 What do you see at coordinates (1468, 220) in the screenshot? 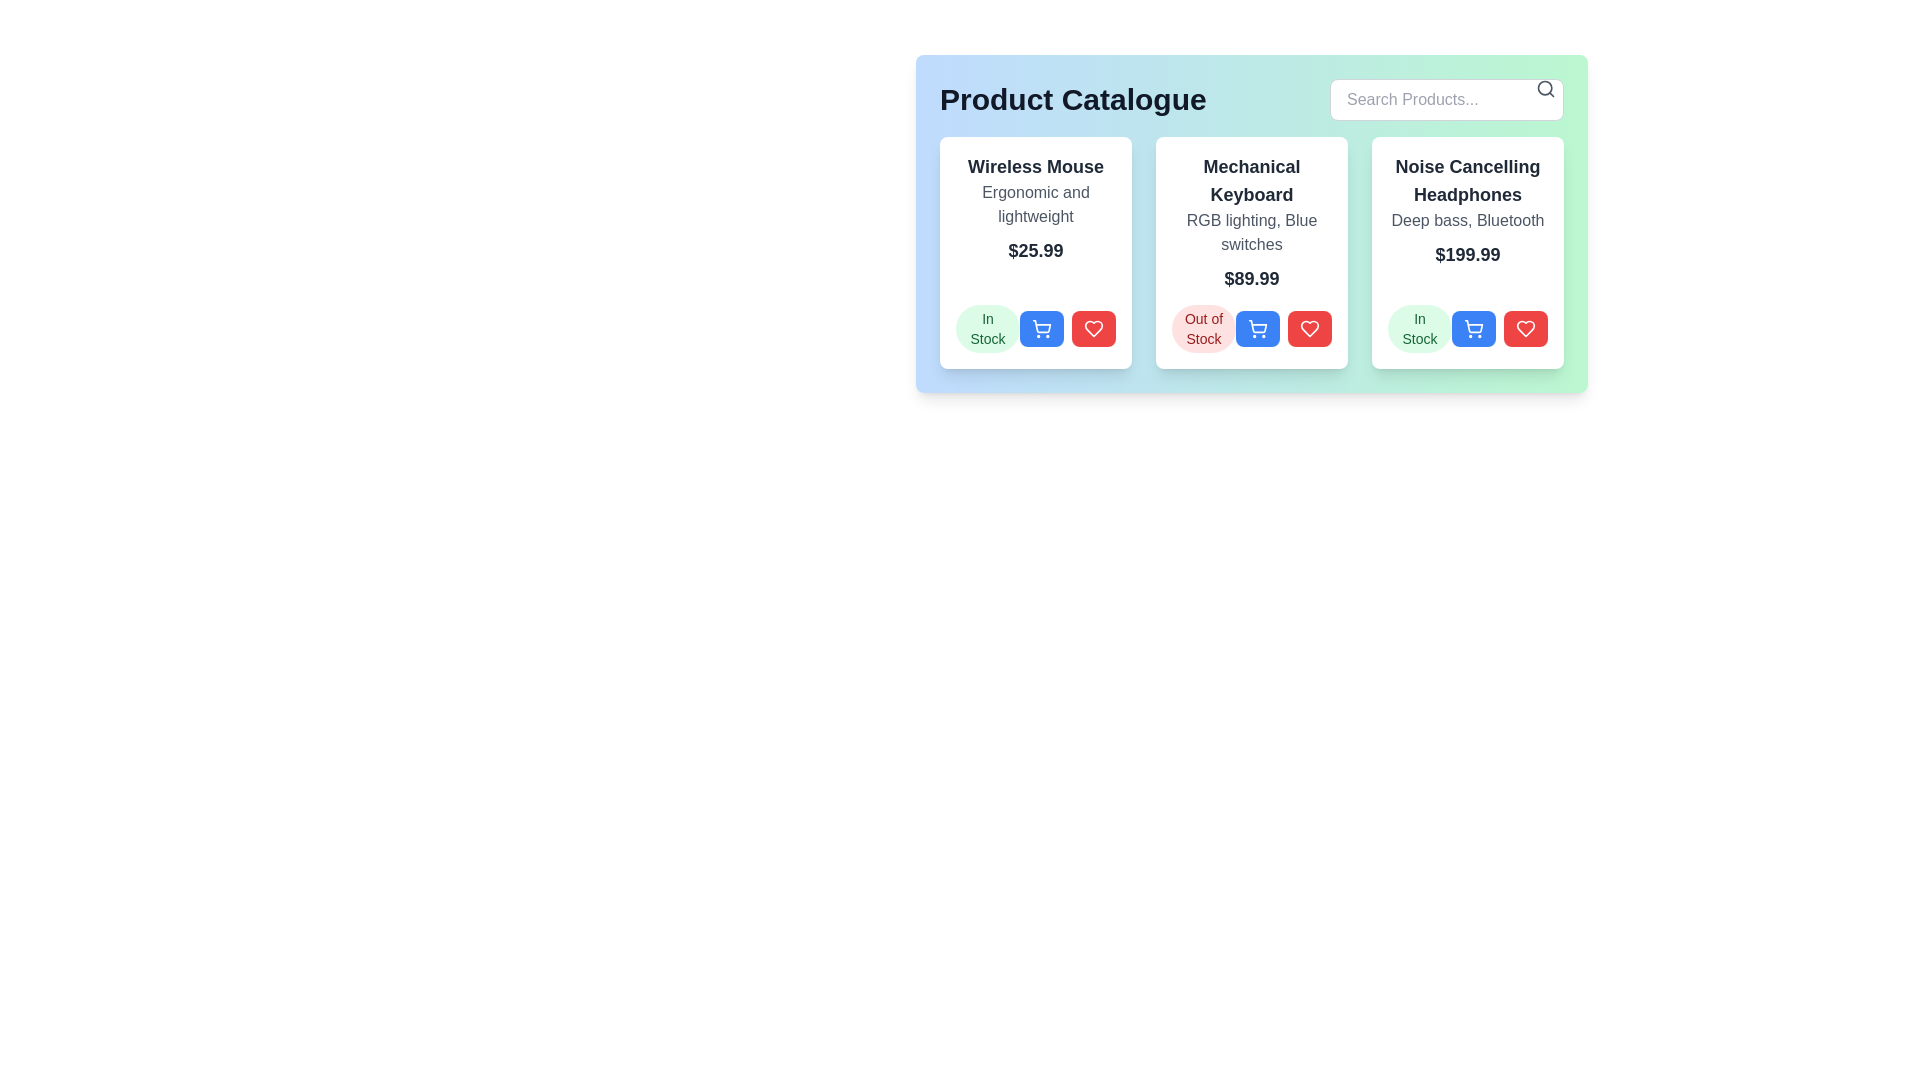
I see `the descriptive text label reading 'Deep bass, Bluetooth', which is styled in gray and positioned below the title 'Noise Cancelling Headphones' and above the price '$199.99' in the third product card of the interface` at bounding box center [1468, 220].